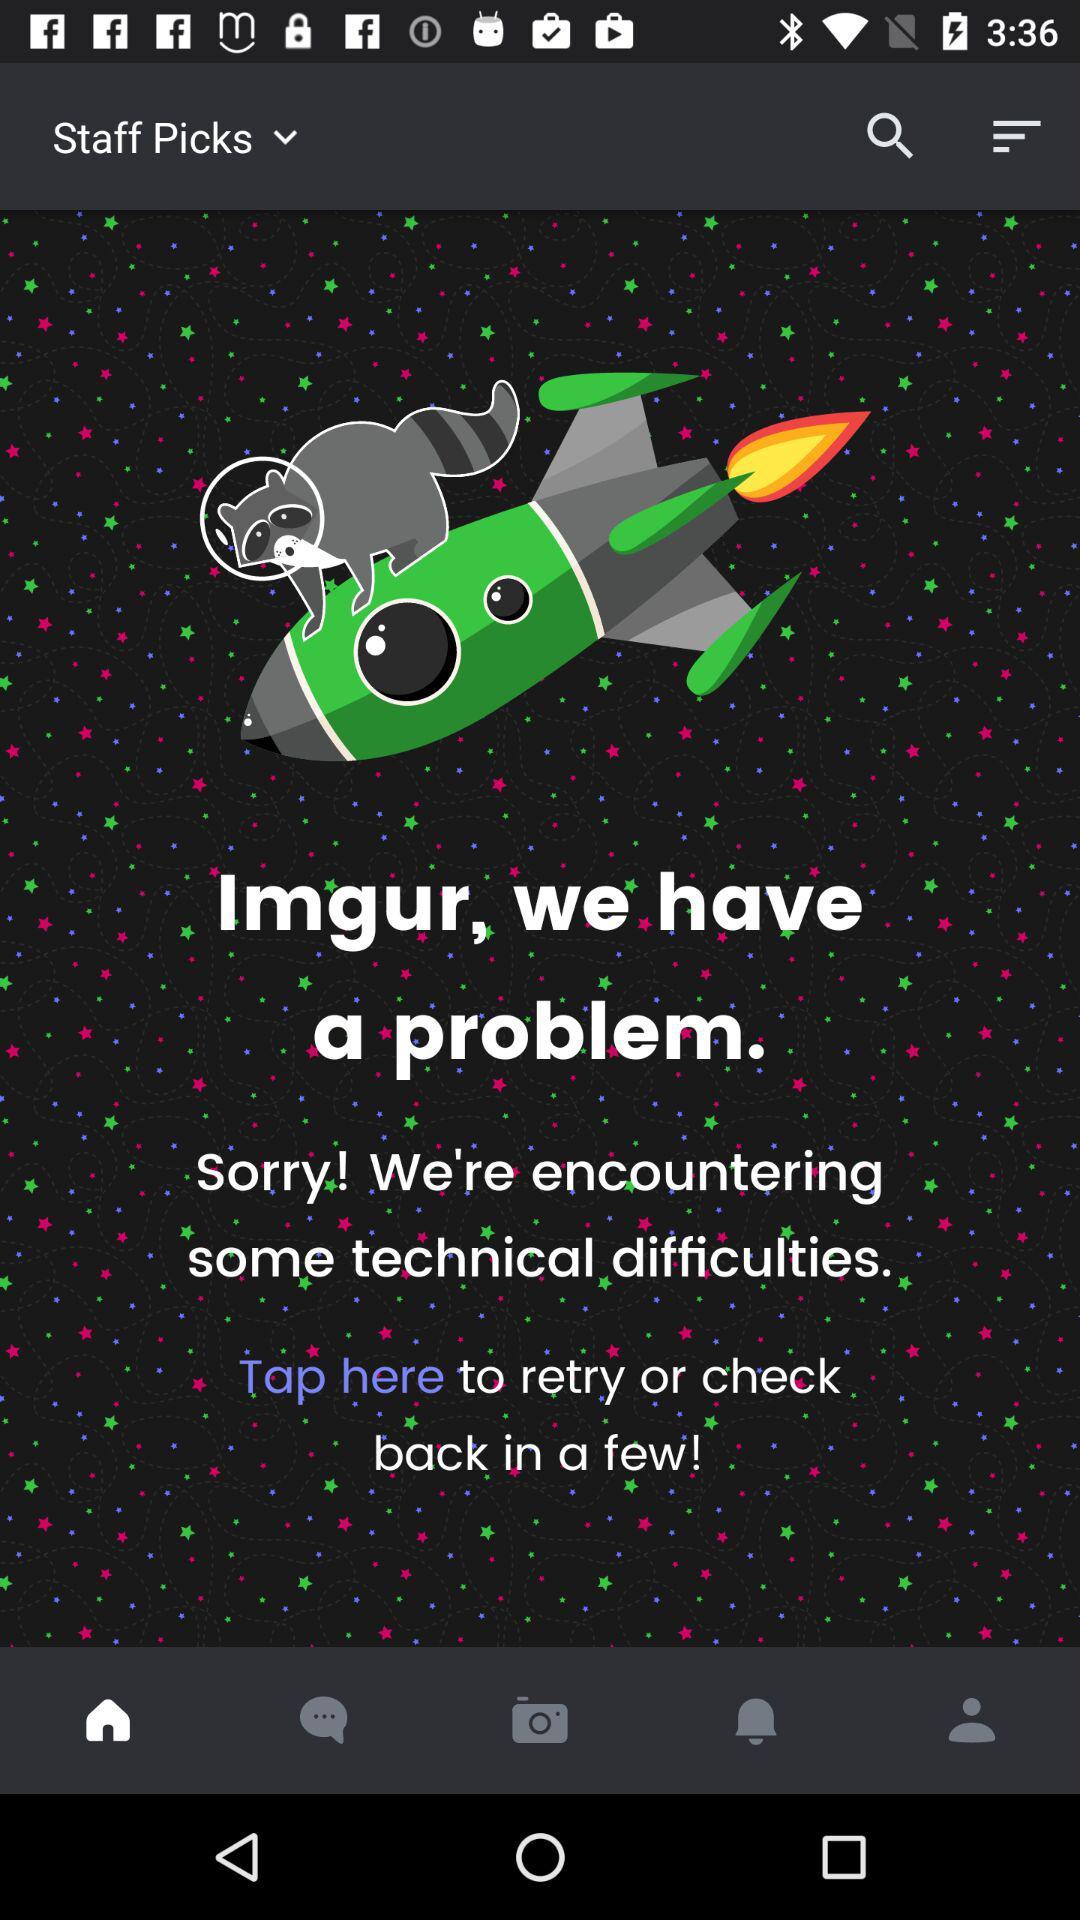  What do you see at coordinates (108, 1719) in the screenshot?
I see `home screen` at bounding box center [108, 1719].